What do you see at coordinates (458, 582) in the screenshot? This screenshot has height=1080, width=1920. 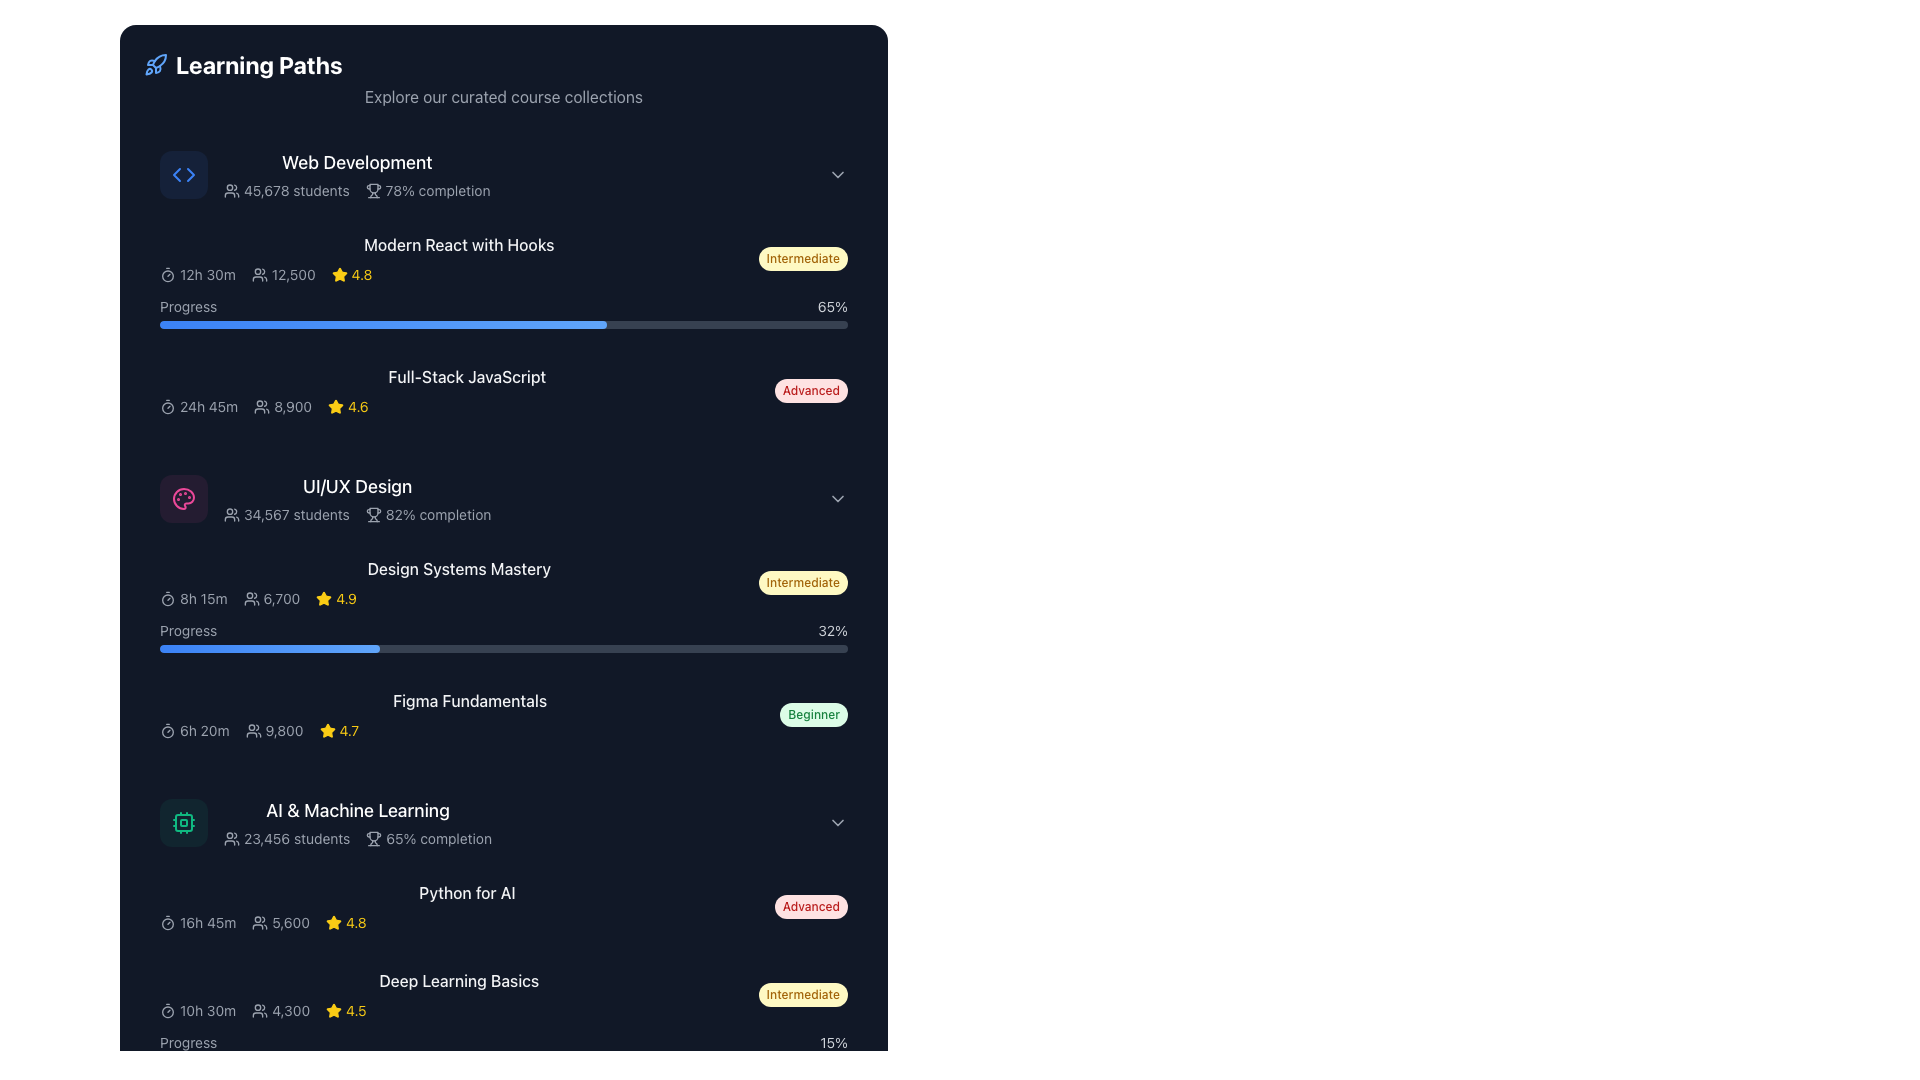 I see `the informational text block for the 'UI/UX Design' course to expand its details` at bounding box center [458, 582].